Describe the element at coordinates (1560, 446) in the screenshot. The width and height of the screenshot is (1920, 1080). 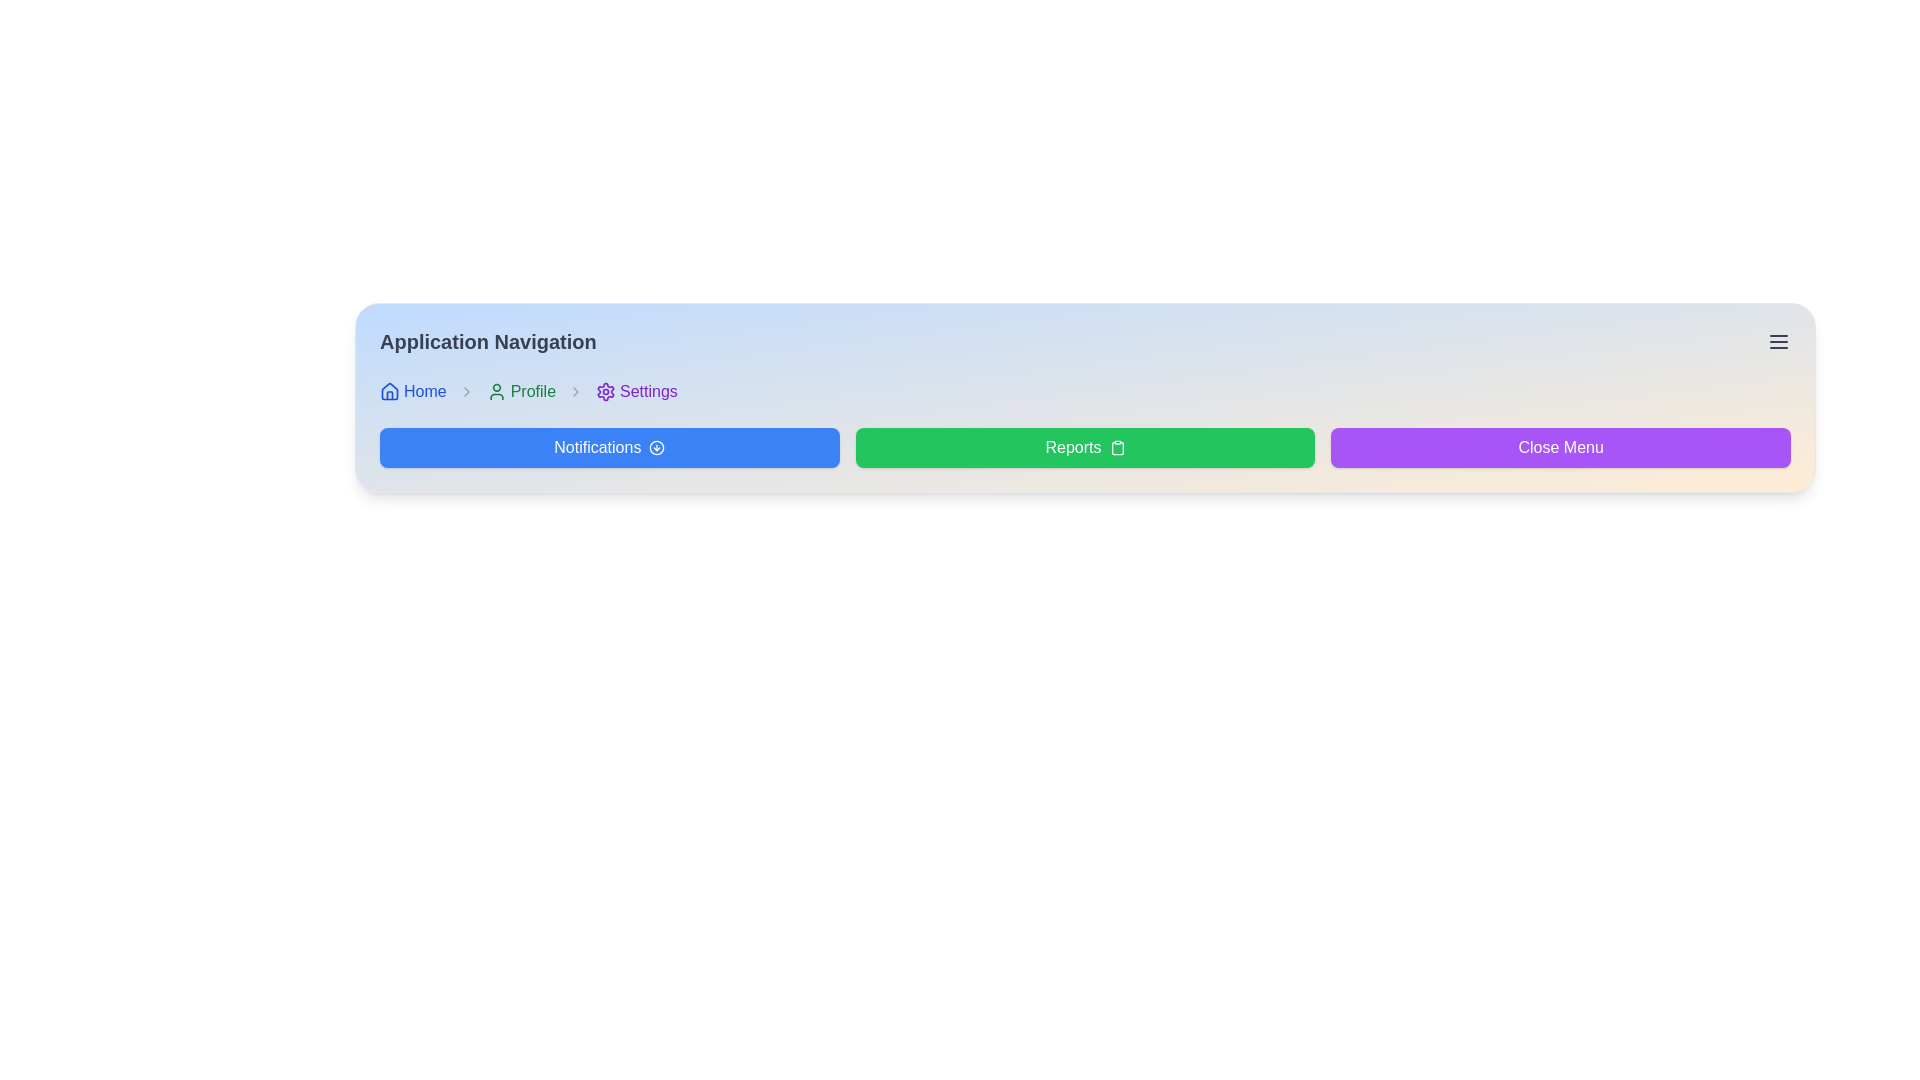
I see `the 'Close Menu' button, which is a rectangular button with a purple background and white text, located as the last item in a horizontal navigation group` at that location.